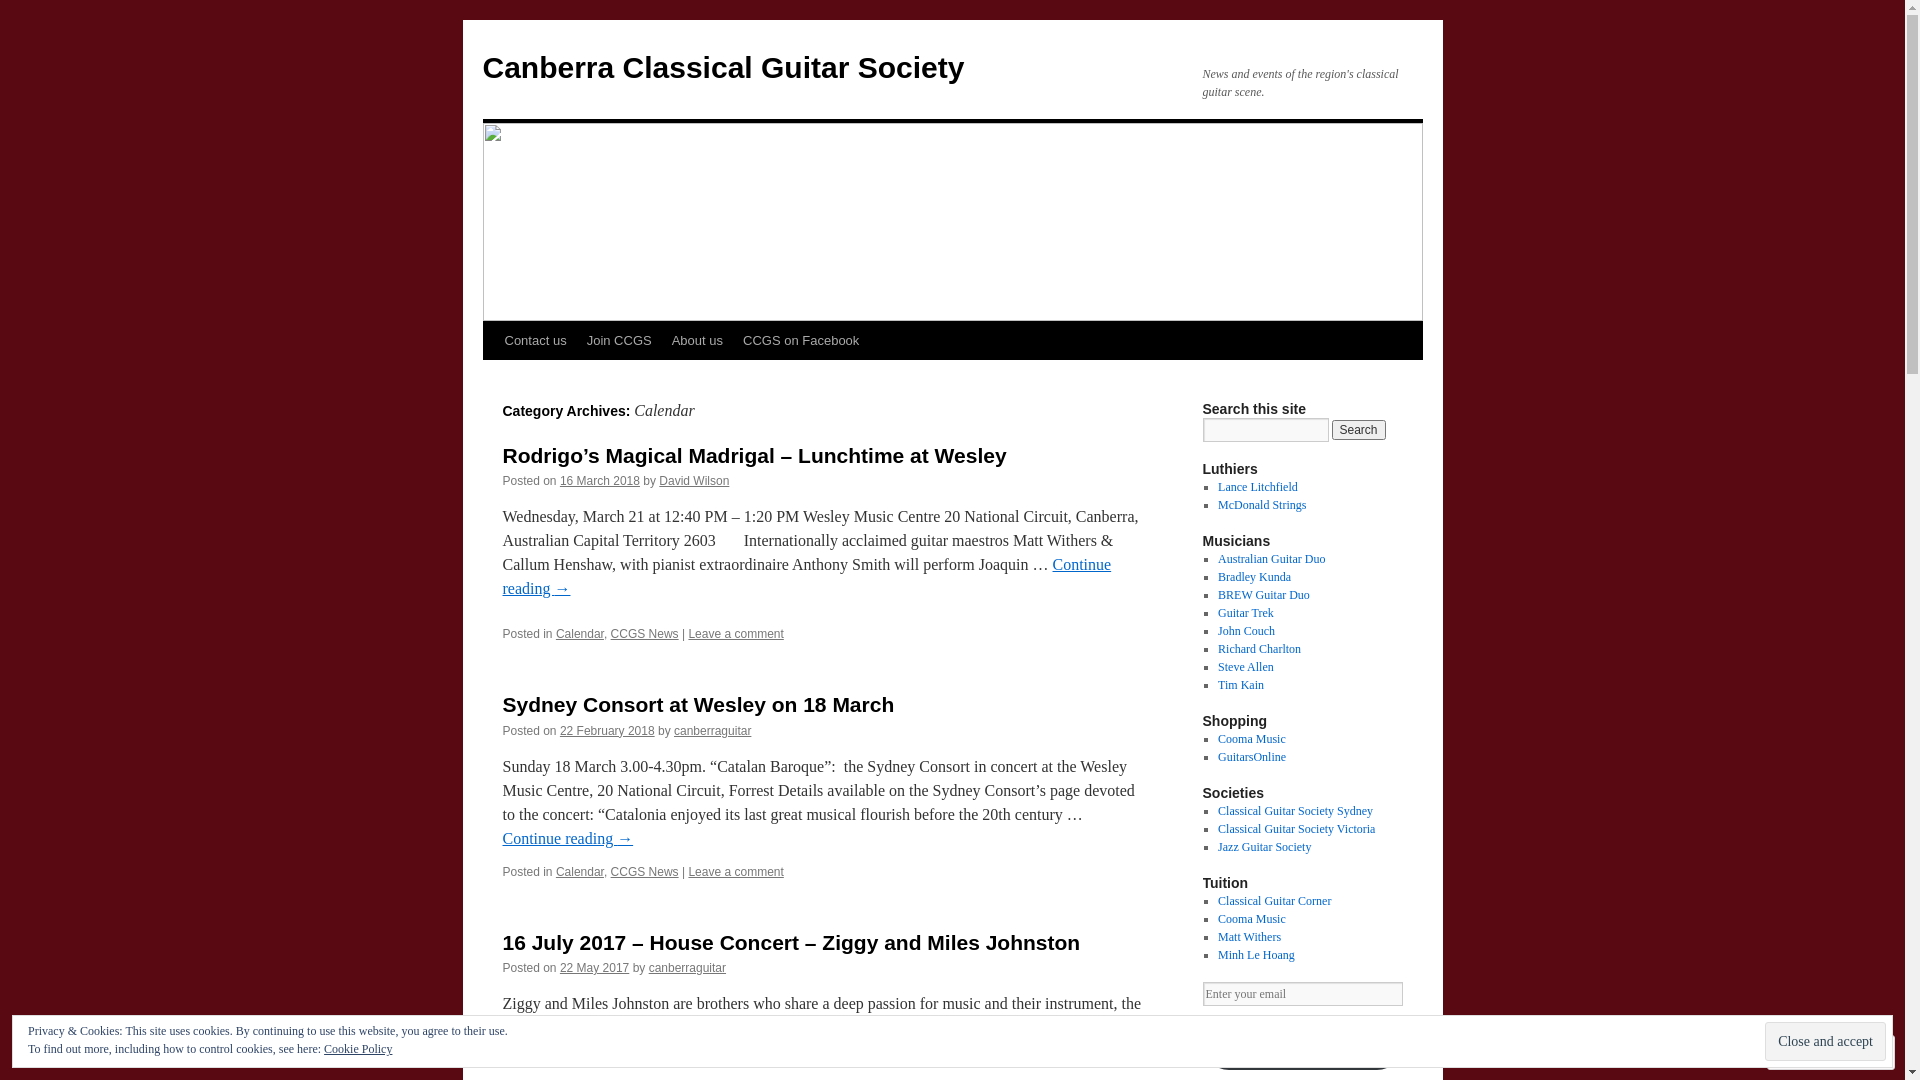 The image size is (1920, 1080). What do you see at coordinates (722, 66) in the screenshot?
I see `'Canberra Classical Guitar Society'` at bounding box center [722, 66].